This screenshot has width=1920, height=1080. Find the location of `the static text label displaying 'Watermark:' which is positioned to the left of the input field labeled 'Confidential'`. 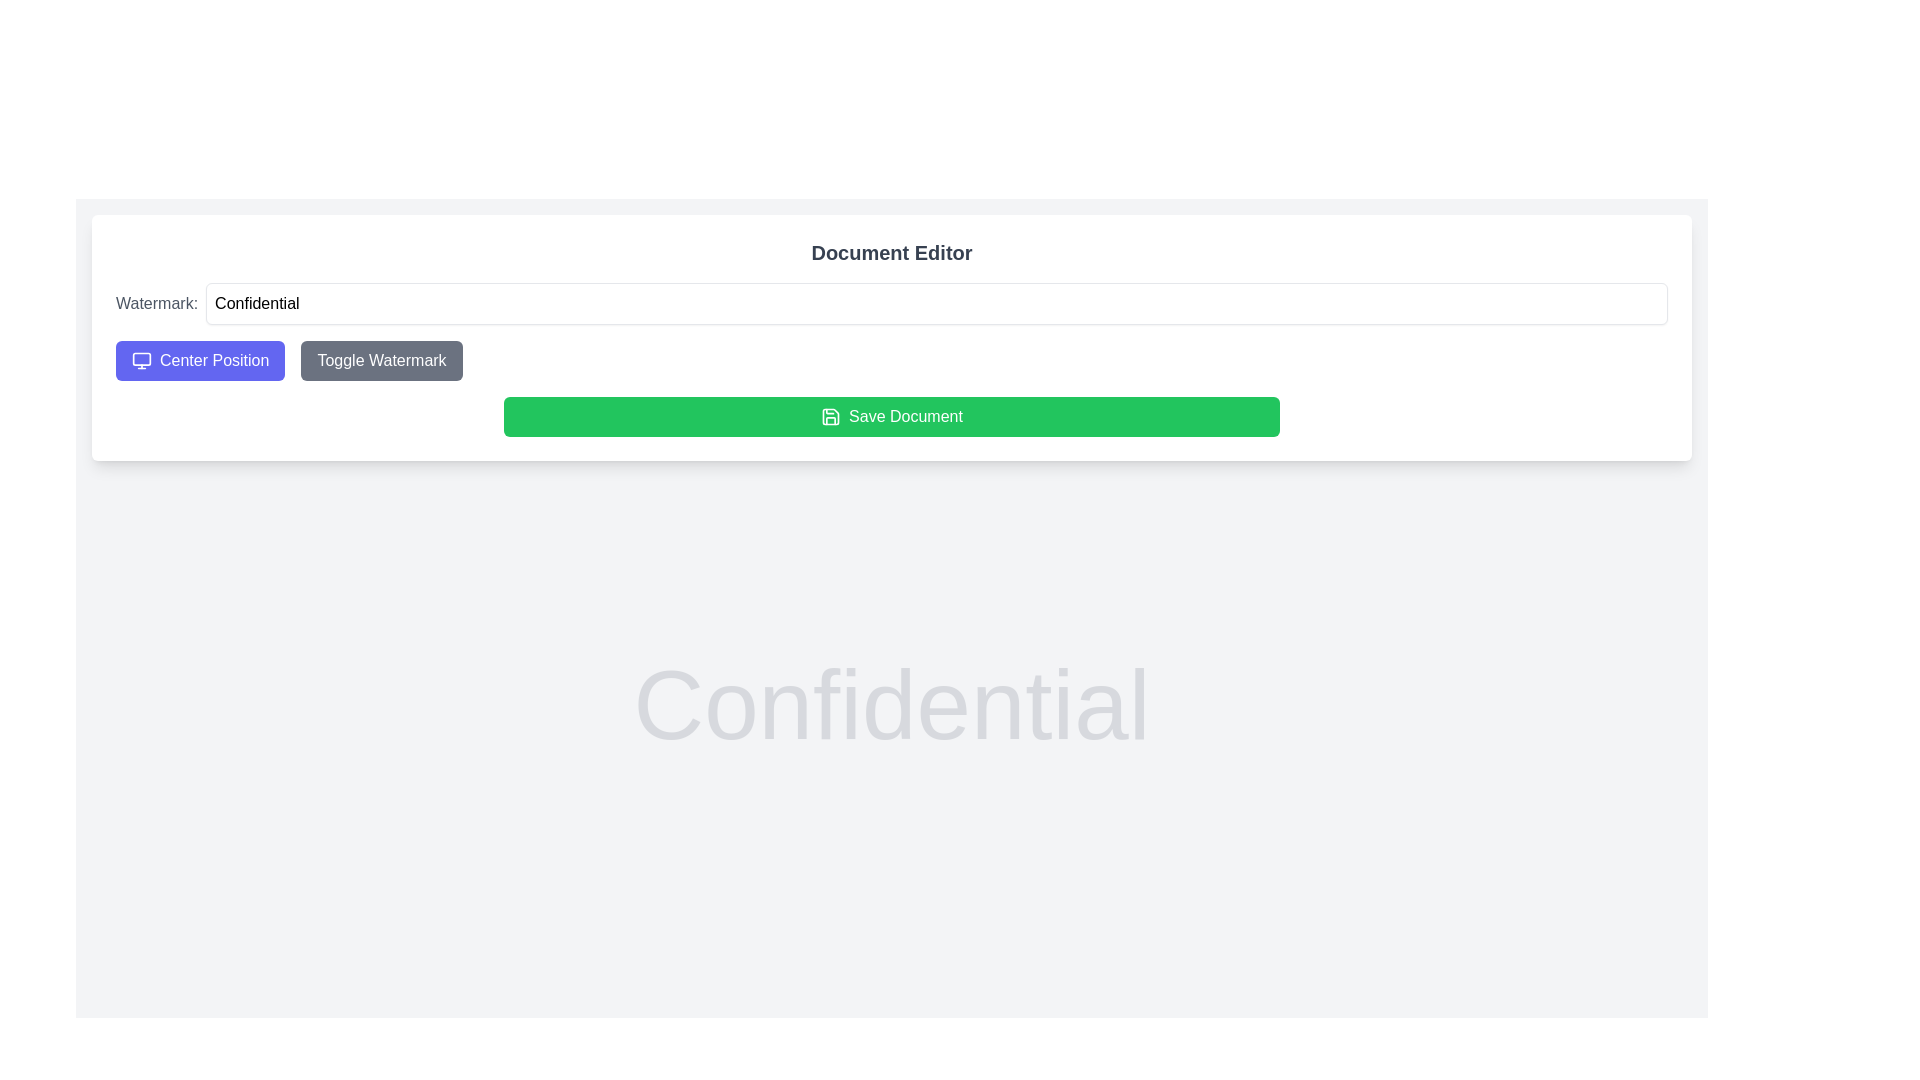

the static text label displaying 'Watermark:' which is positioned to the left of the input field labeled 'Confidential' is located at coordinates (156, 304).